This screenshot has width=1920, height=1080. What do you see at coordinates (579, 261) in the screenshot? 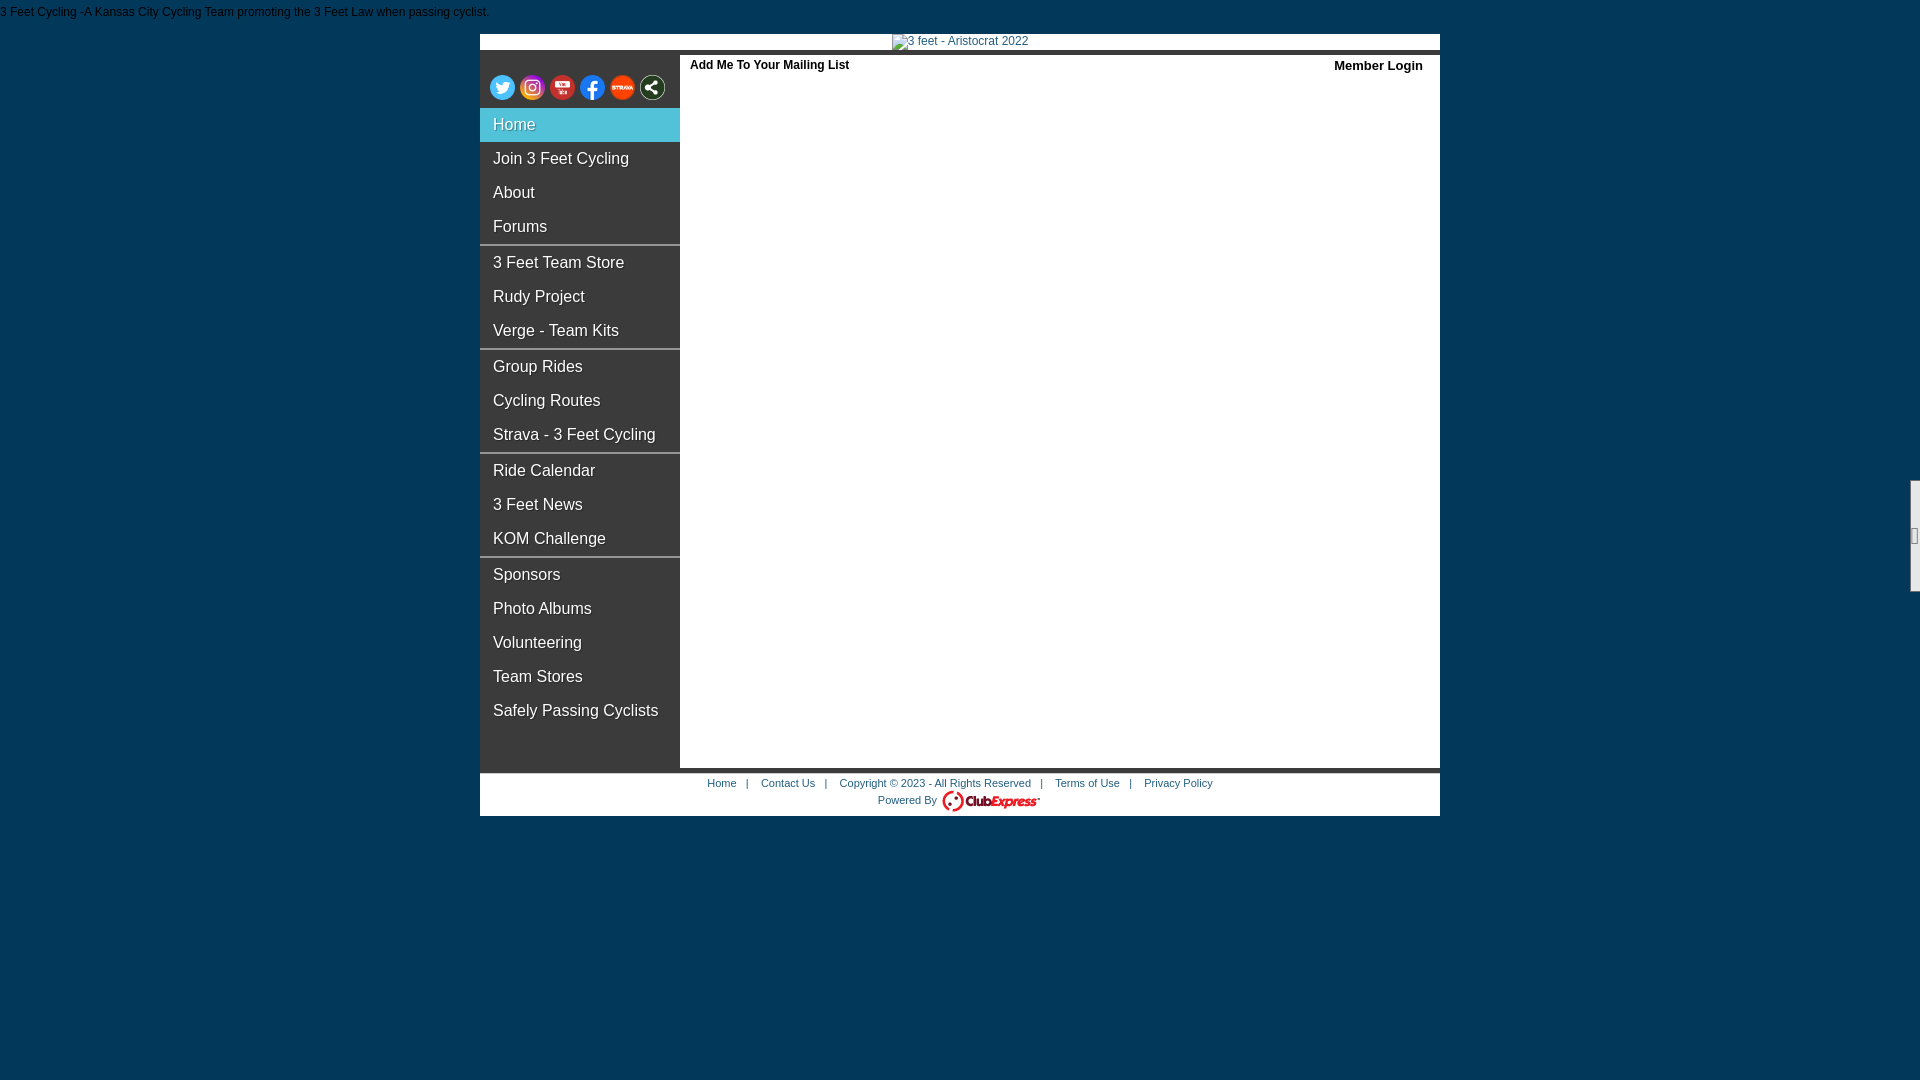
I see `'3 Feet Team Store'` at bounding box center [579, 261].